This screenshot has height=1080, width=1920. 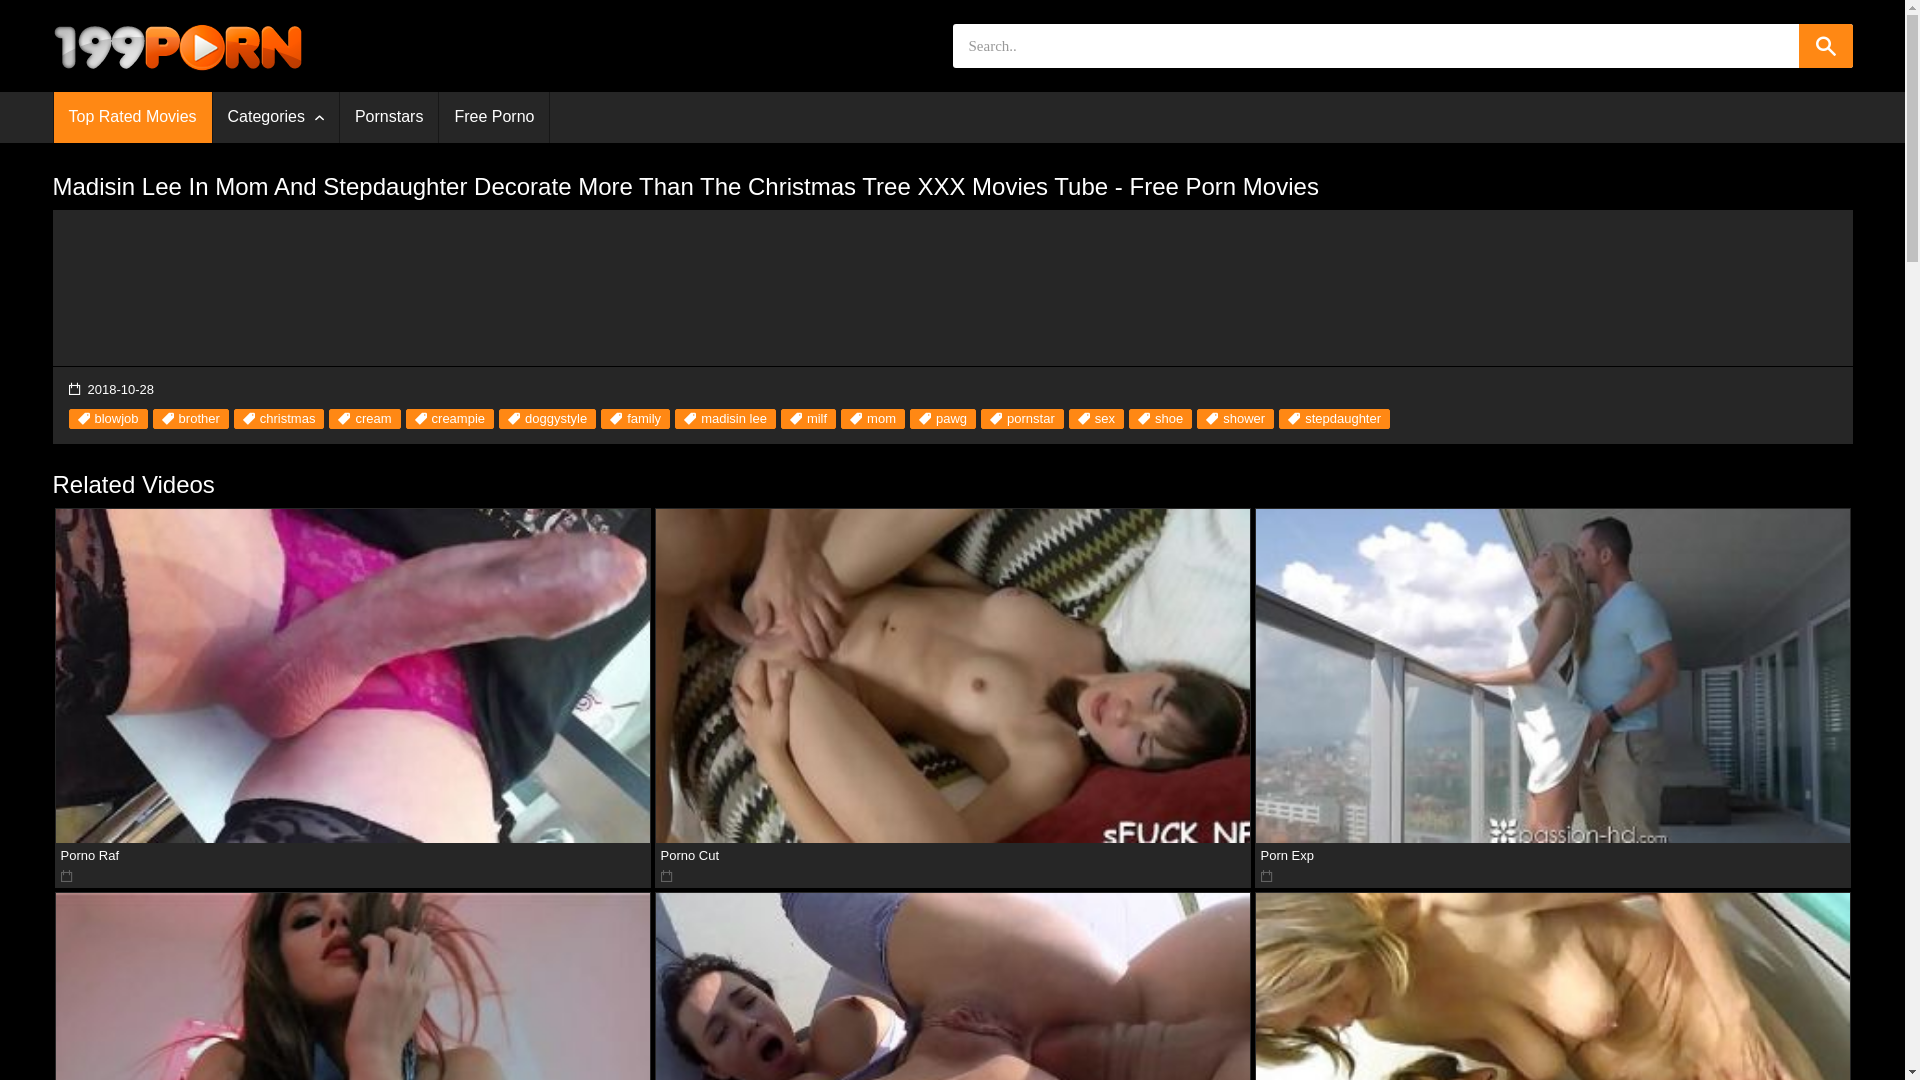 What do you see at coordinates (364, 418) in the screenshot?
I see `'cream'` at bounding box center [364, 418].